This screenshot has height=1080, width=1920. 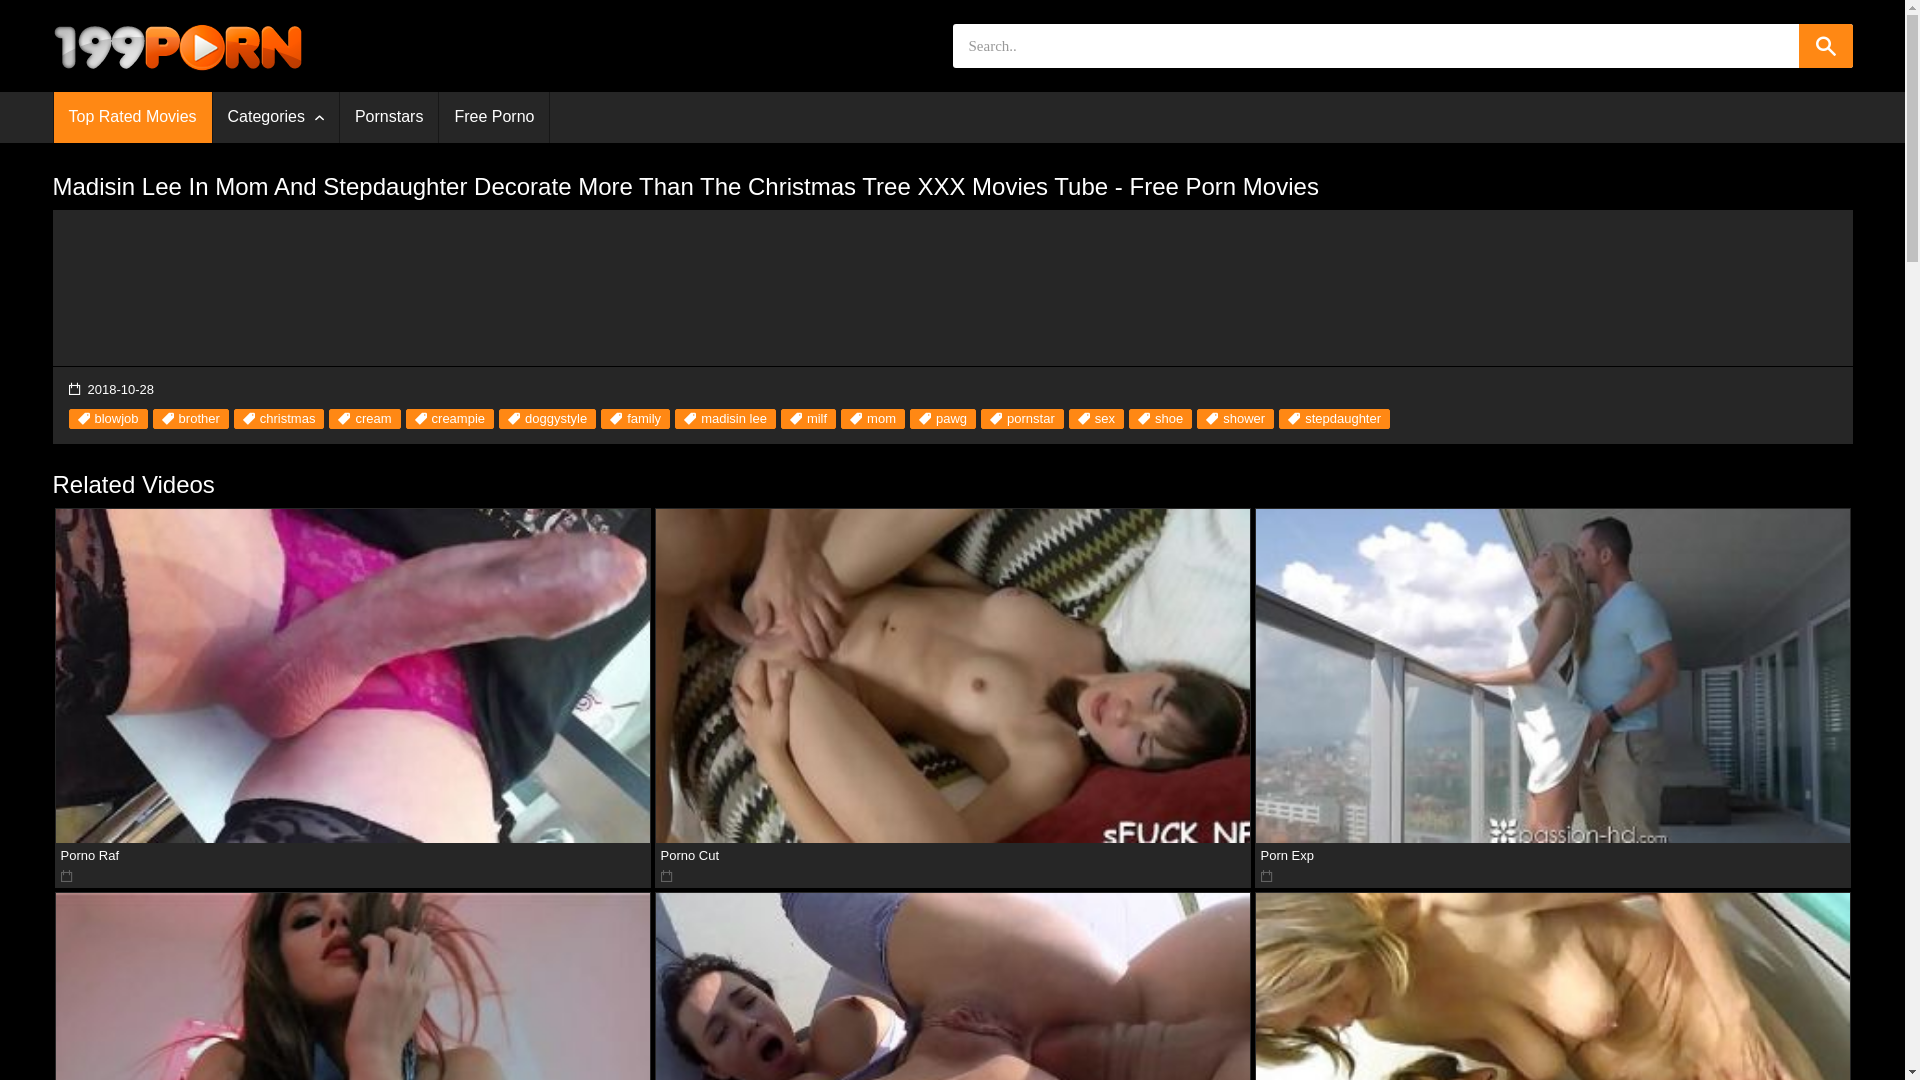 What do you see at coordinates (364, 418) in the screenshot?
I see `'cream'` at bounding box center [364, 418].